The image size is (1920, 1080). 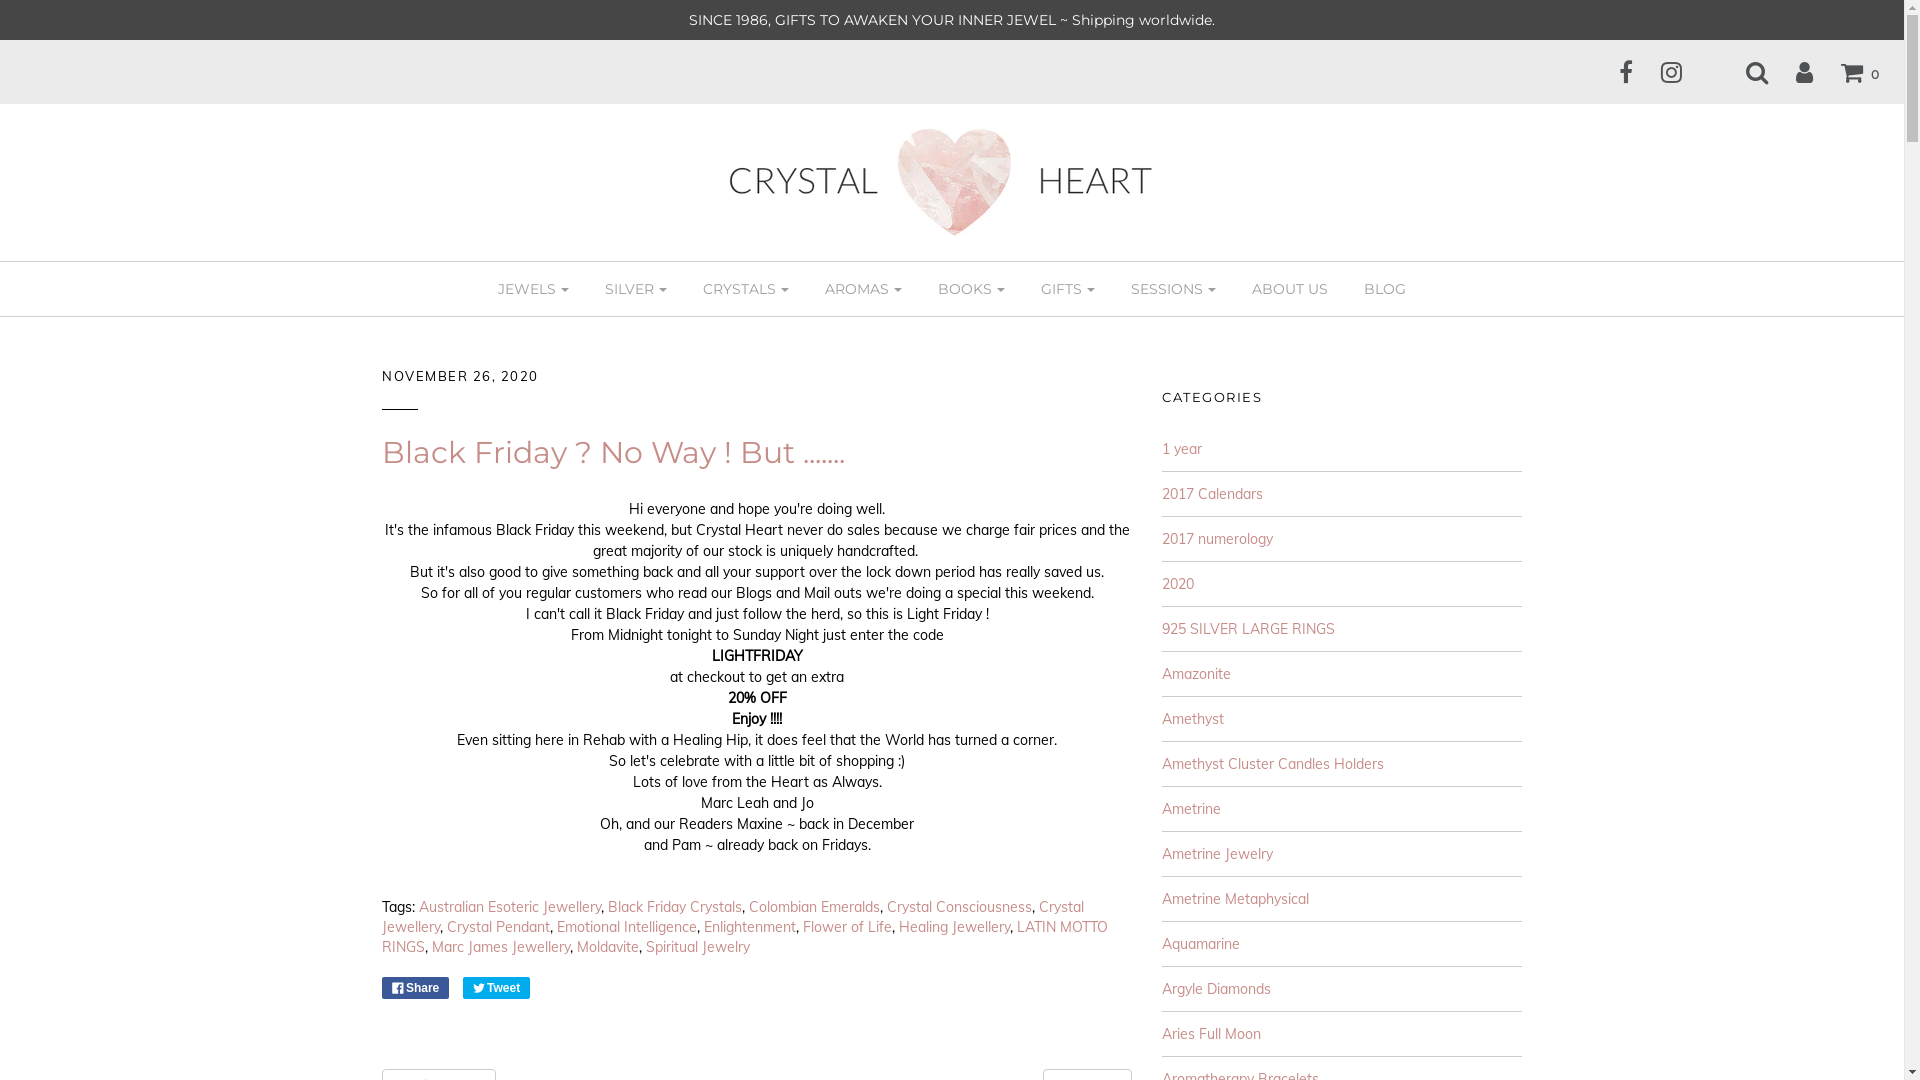 What do you see at coordinates (1196, 674) in the screenshot?
I see `'Amazonite'` at bounding box center [1196, 674].